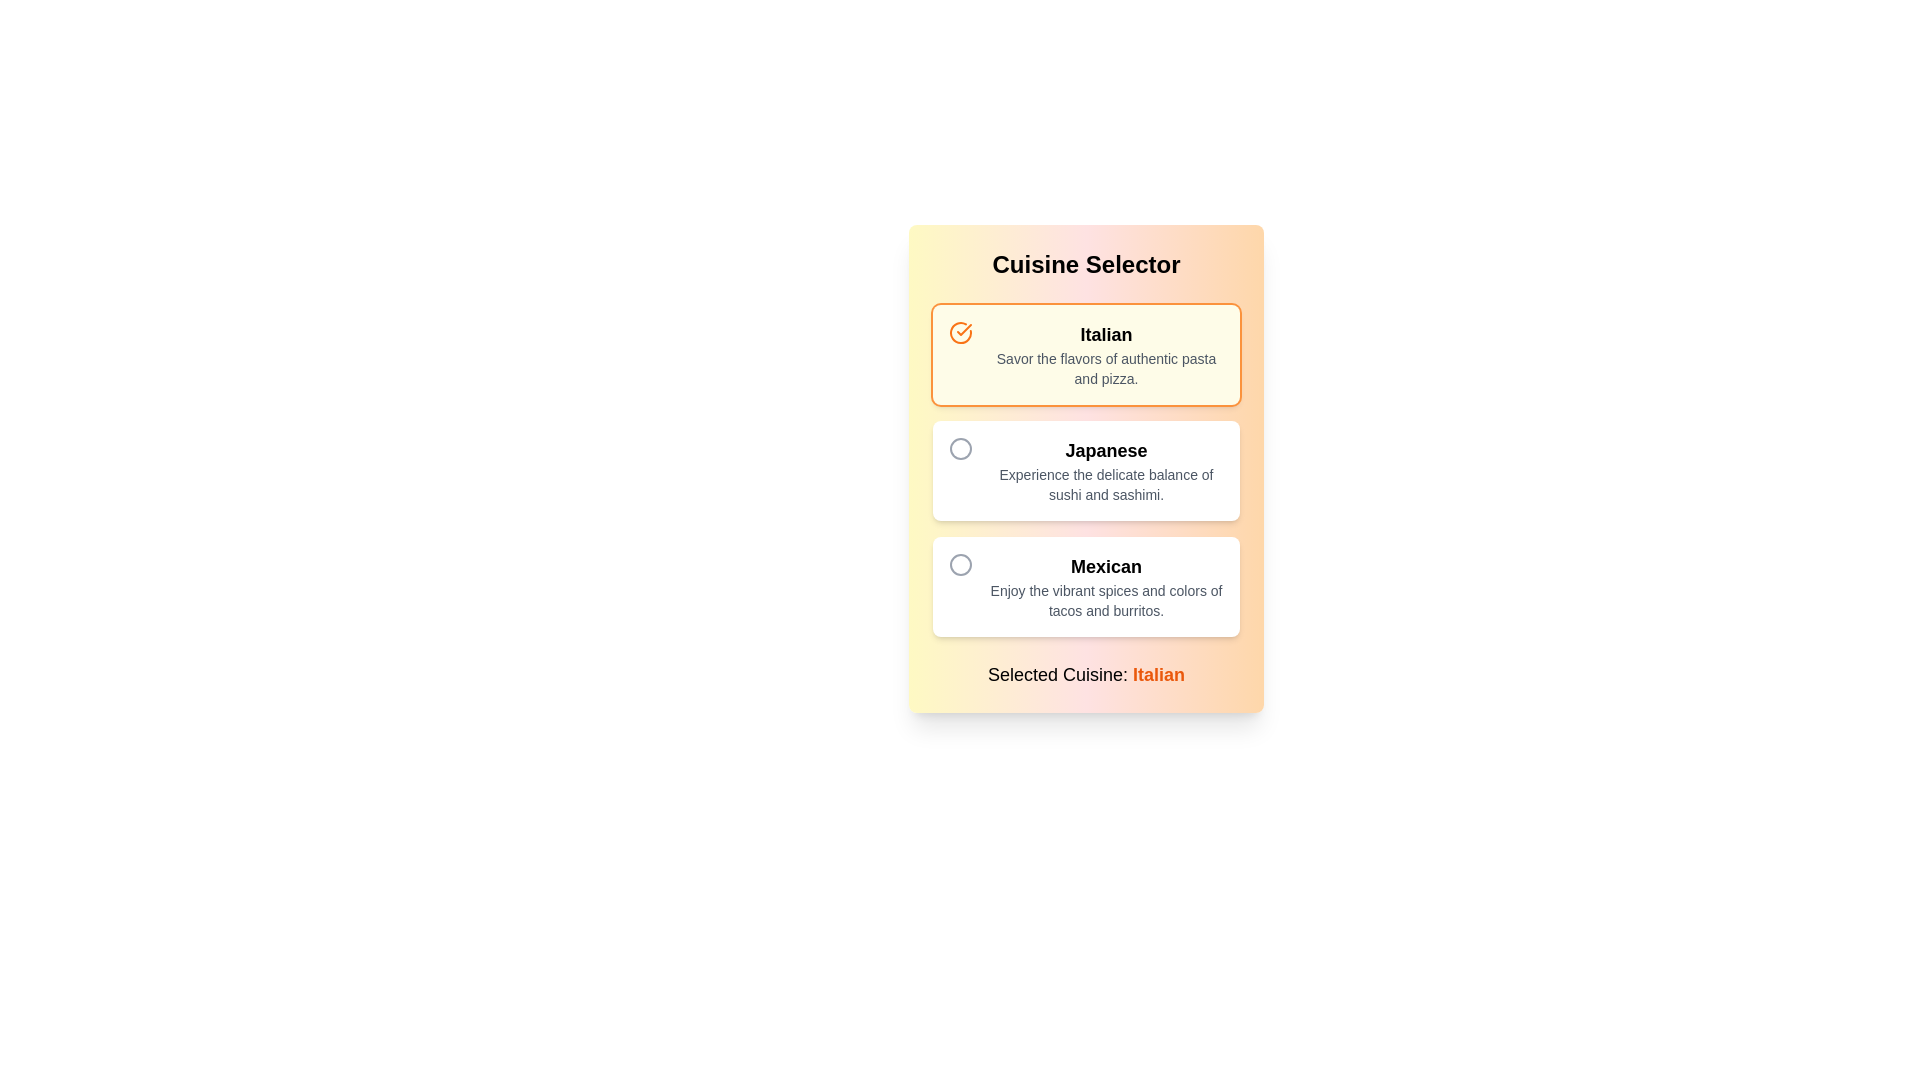  What do you see at coordinates (960, 564) in the screenshot?
I see `the circular SVG element that is part of the 'Japanese' option in the list, positioned to the left of its text content` at bounding box center [960, 564].